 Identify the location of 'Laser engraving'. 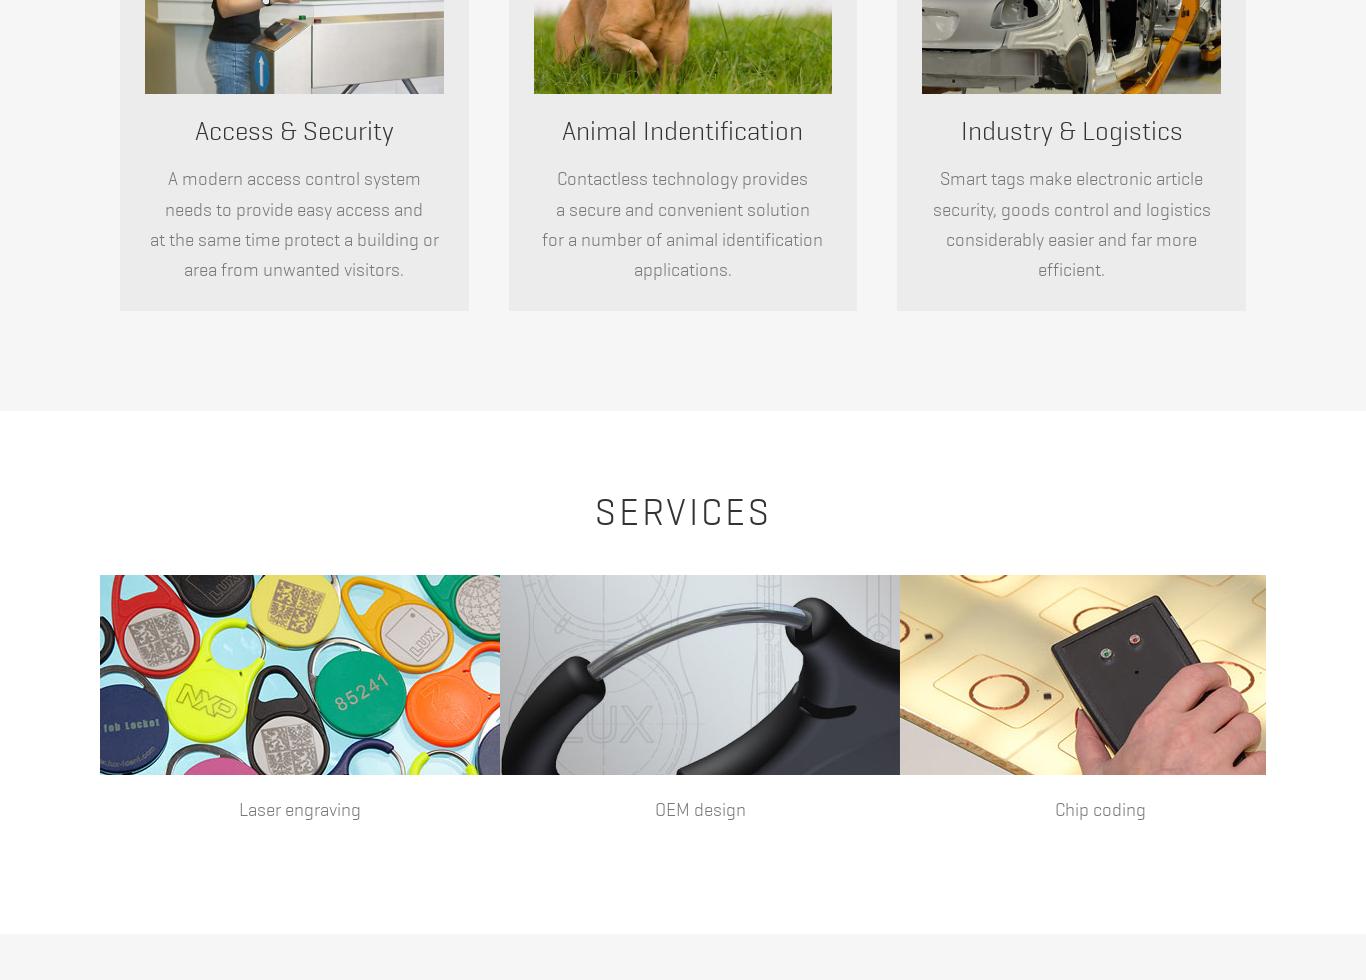
(239, 808).